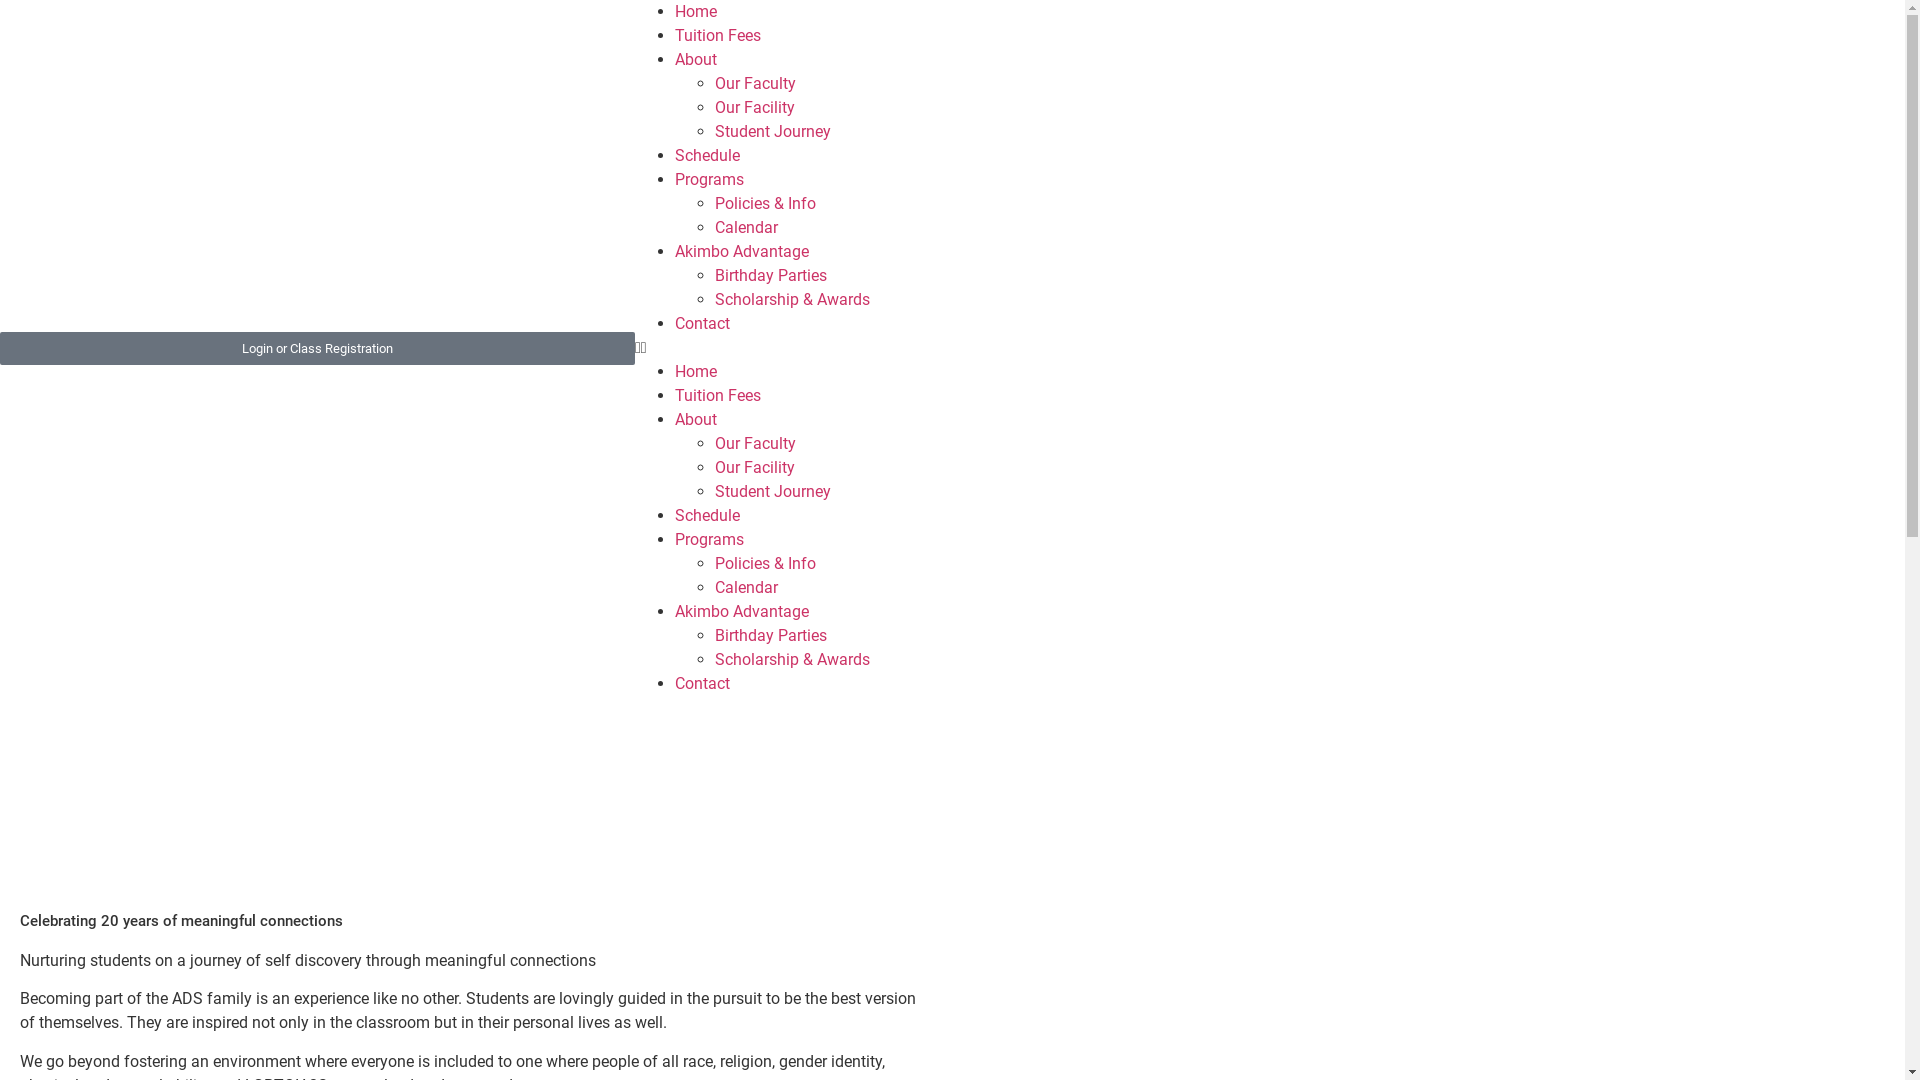  I want to click on 'Policies & Info', so click(764, 203).